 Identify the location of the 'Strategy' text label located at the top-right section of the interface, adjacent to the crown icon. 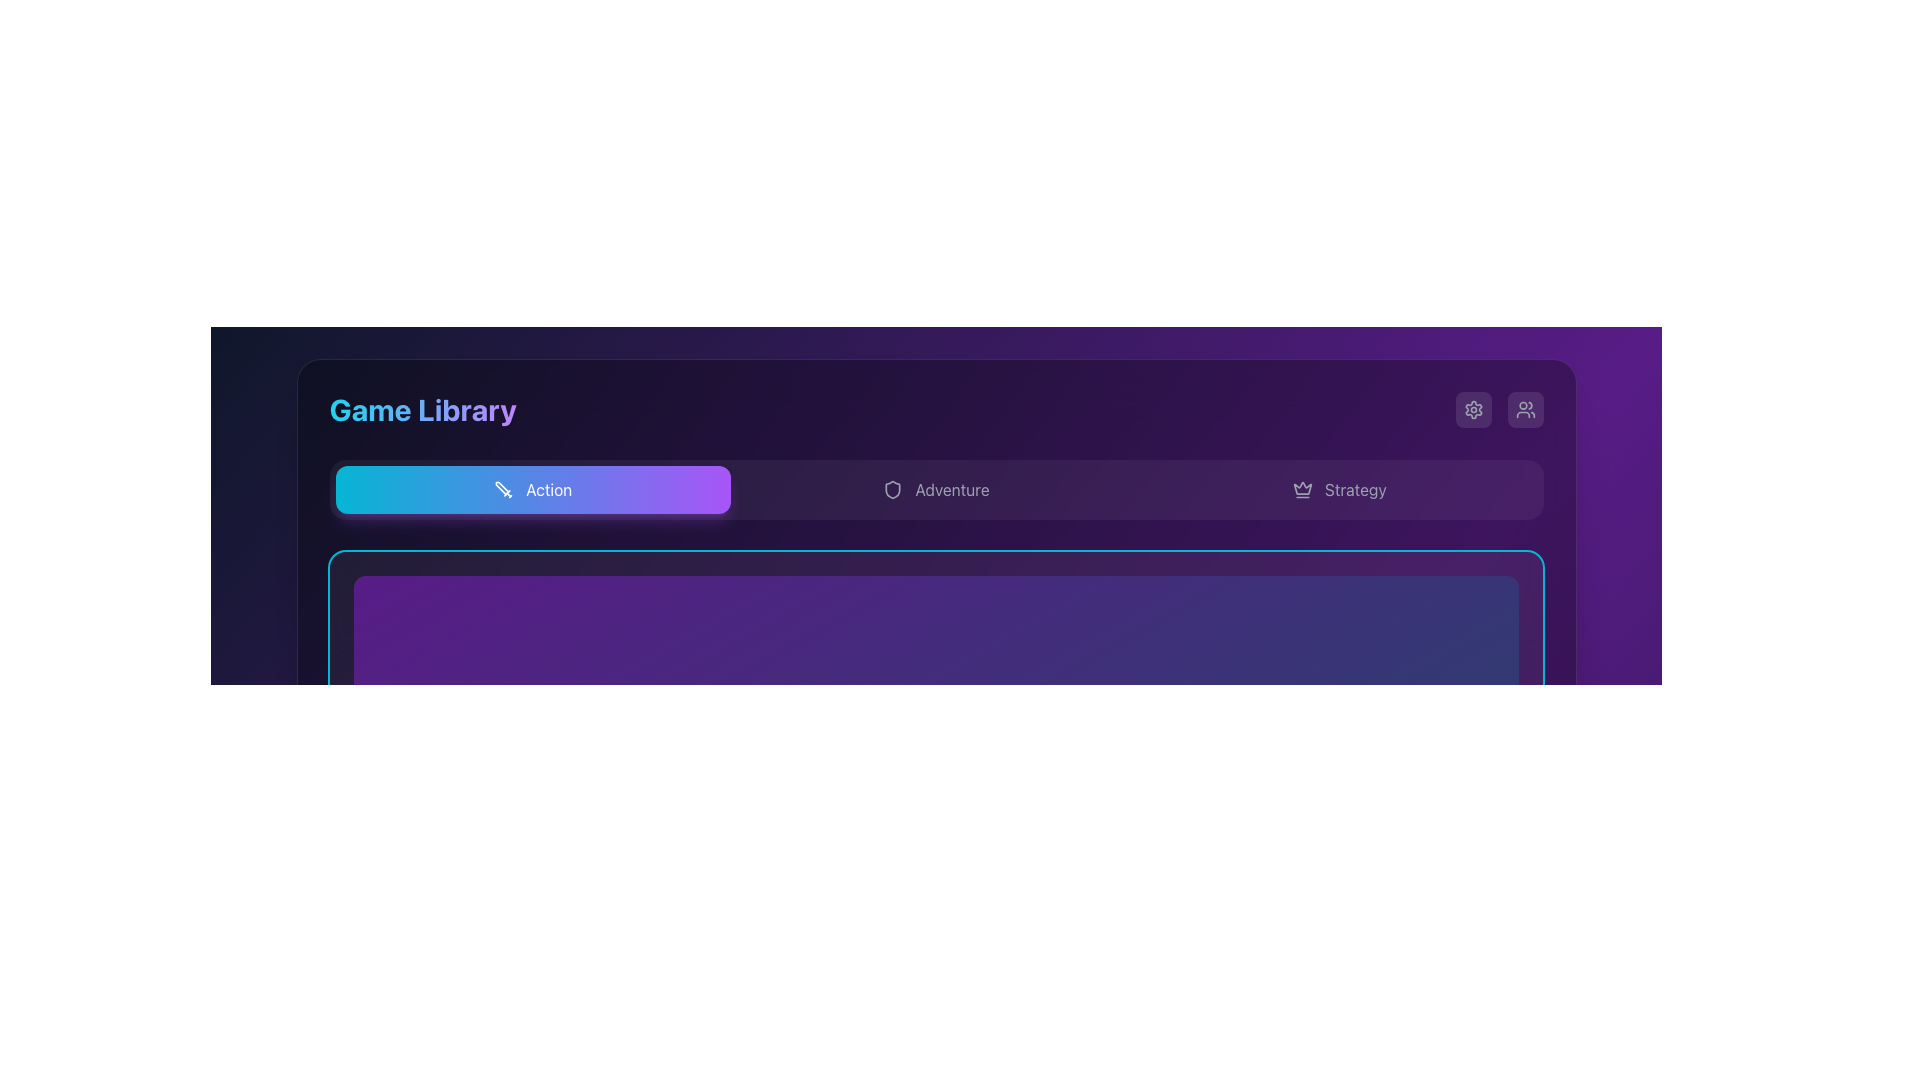
(1355, 489).